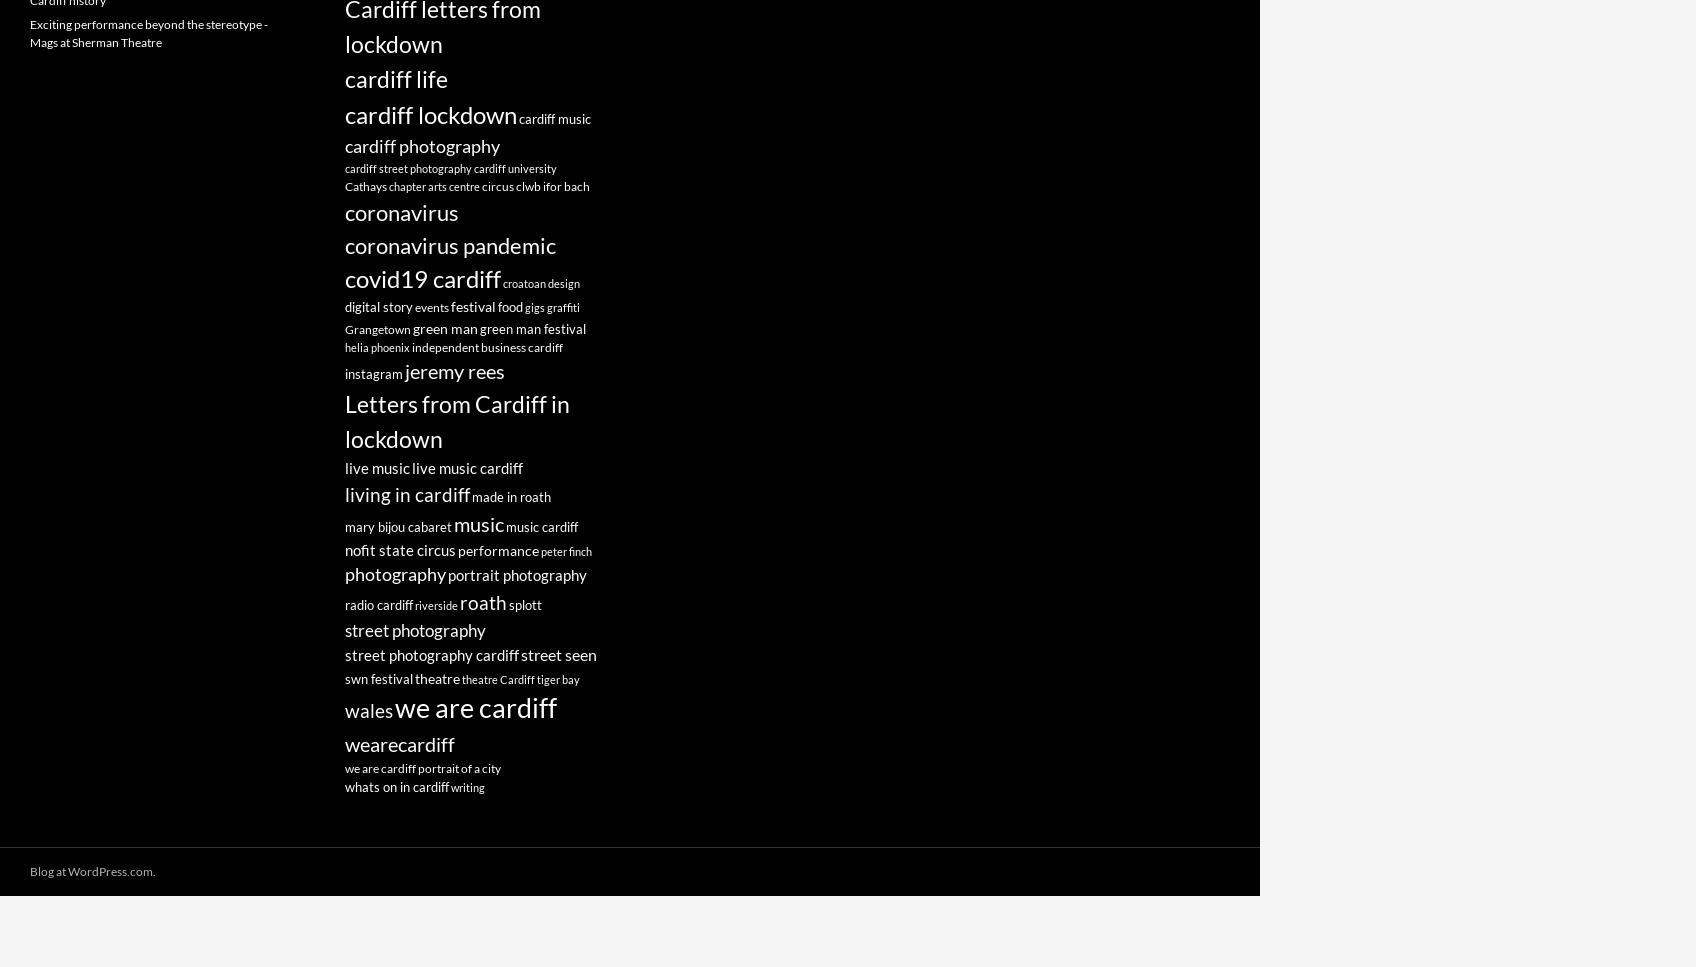 The image size is (1696, 967). What do you see at coordinates (483, 602) in the screenshot?
I see `'roath'` at bounding box center [483, 602].